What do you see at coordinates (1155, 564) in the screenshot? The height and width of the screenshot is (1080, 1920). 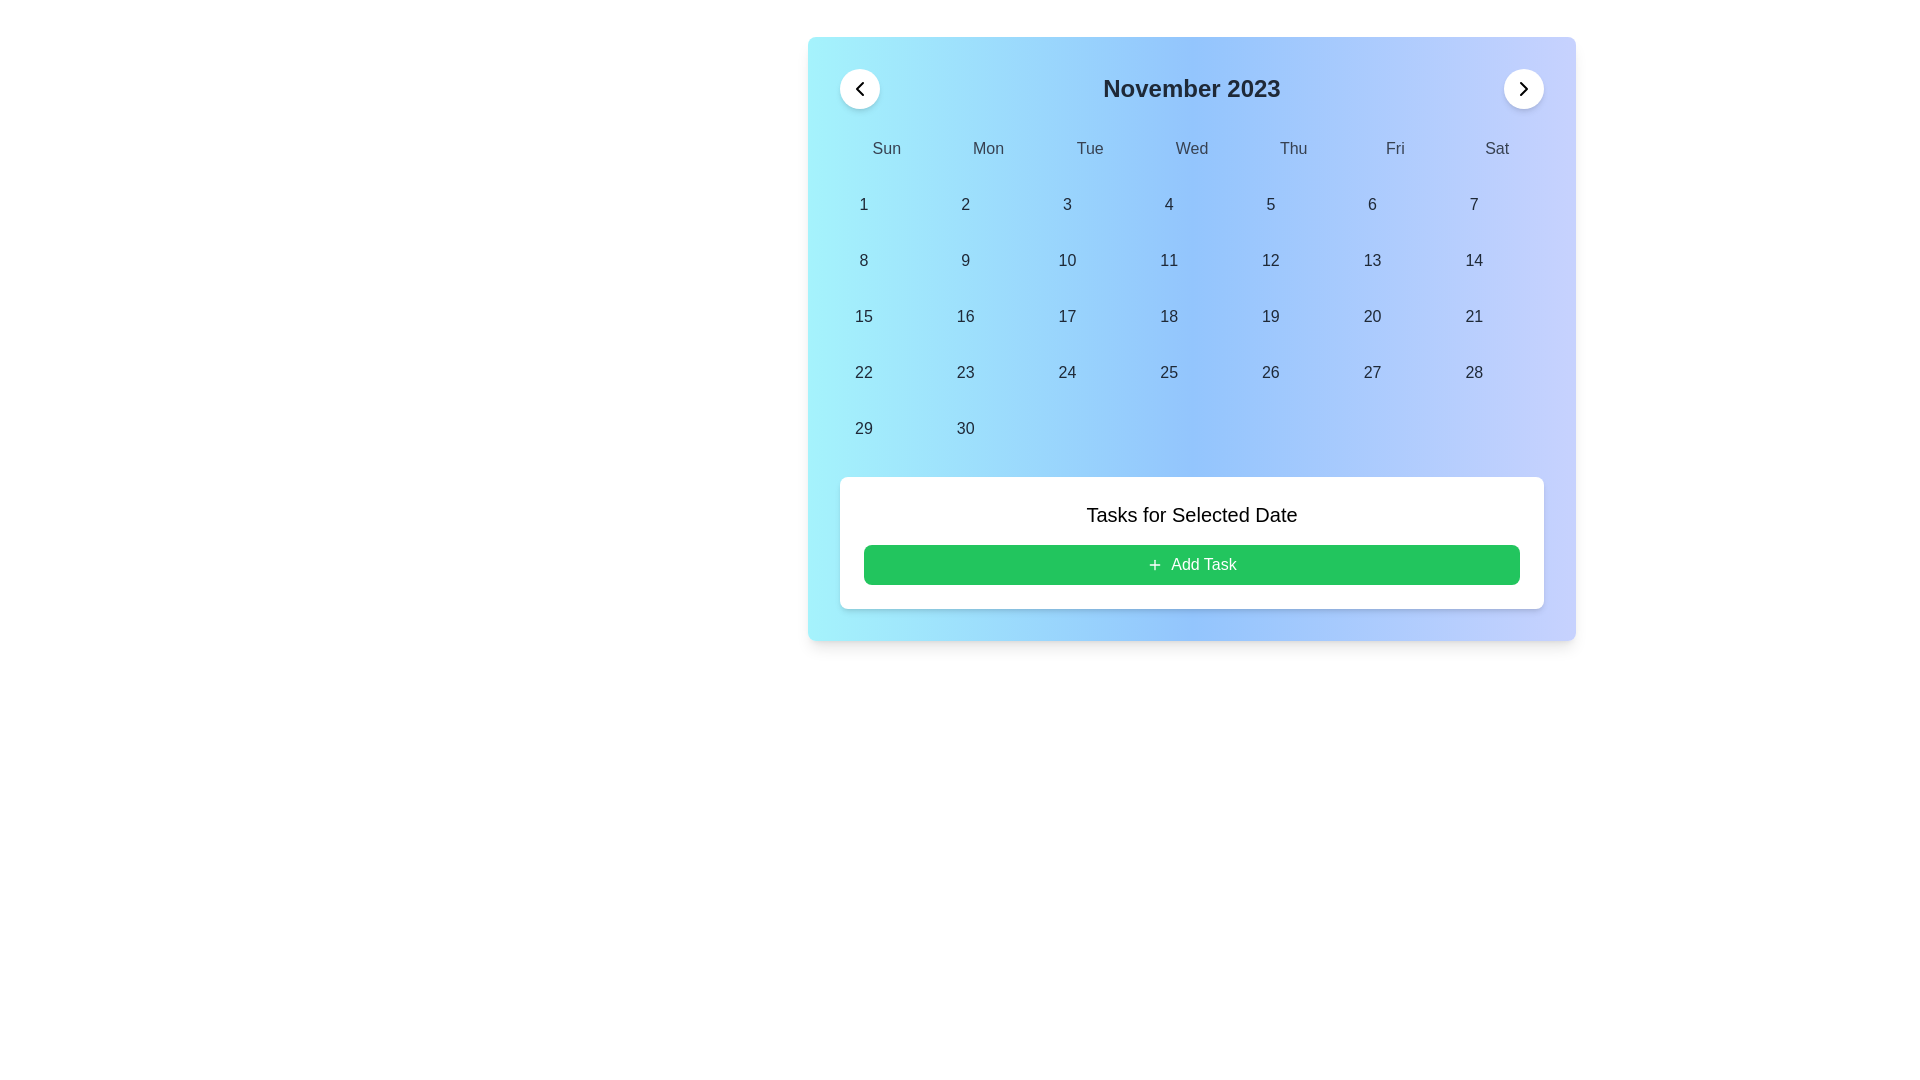 I see `the '+' (plus) icon inside the green 'Add Task' button, which is positioned beneath the calendar and aligned to the left of the 'Add Task' text` at bounding box center [1155, 564].